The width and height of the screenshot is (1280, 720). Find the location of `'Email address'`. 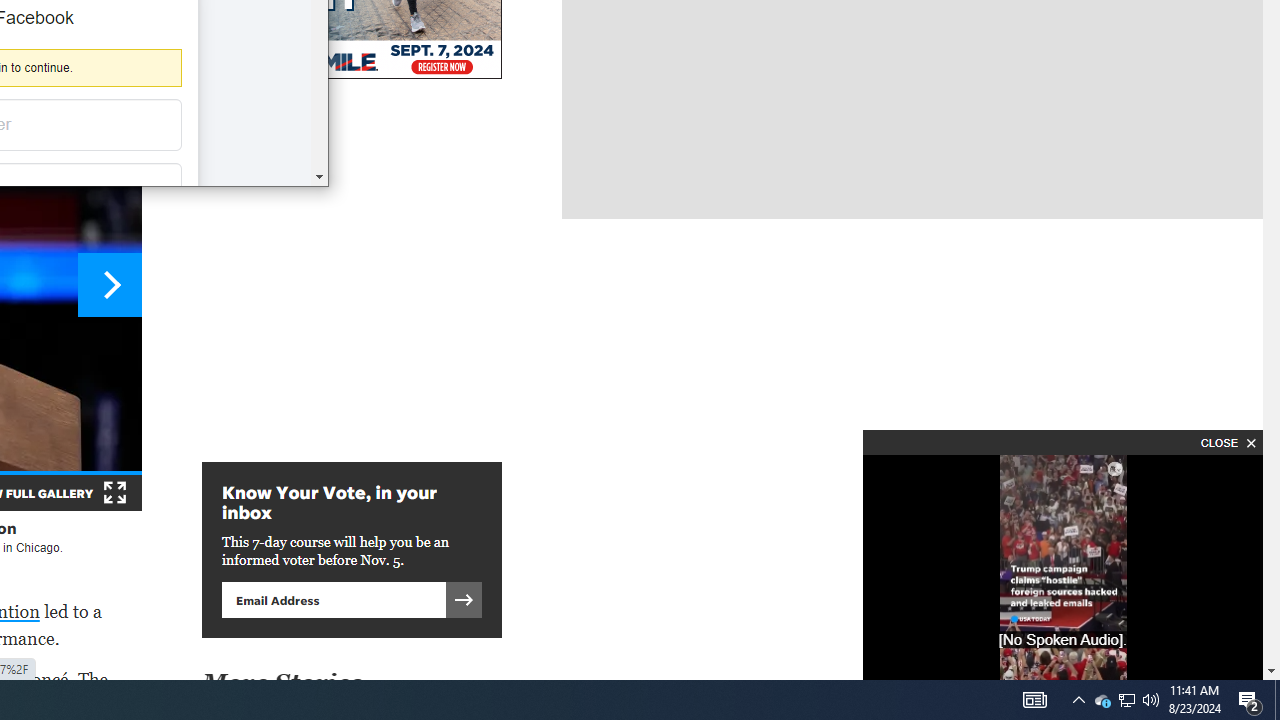

'Email address' is located at coordinates (333, 598).